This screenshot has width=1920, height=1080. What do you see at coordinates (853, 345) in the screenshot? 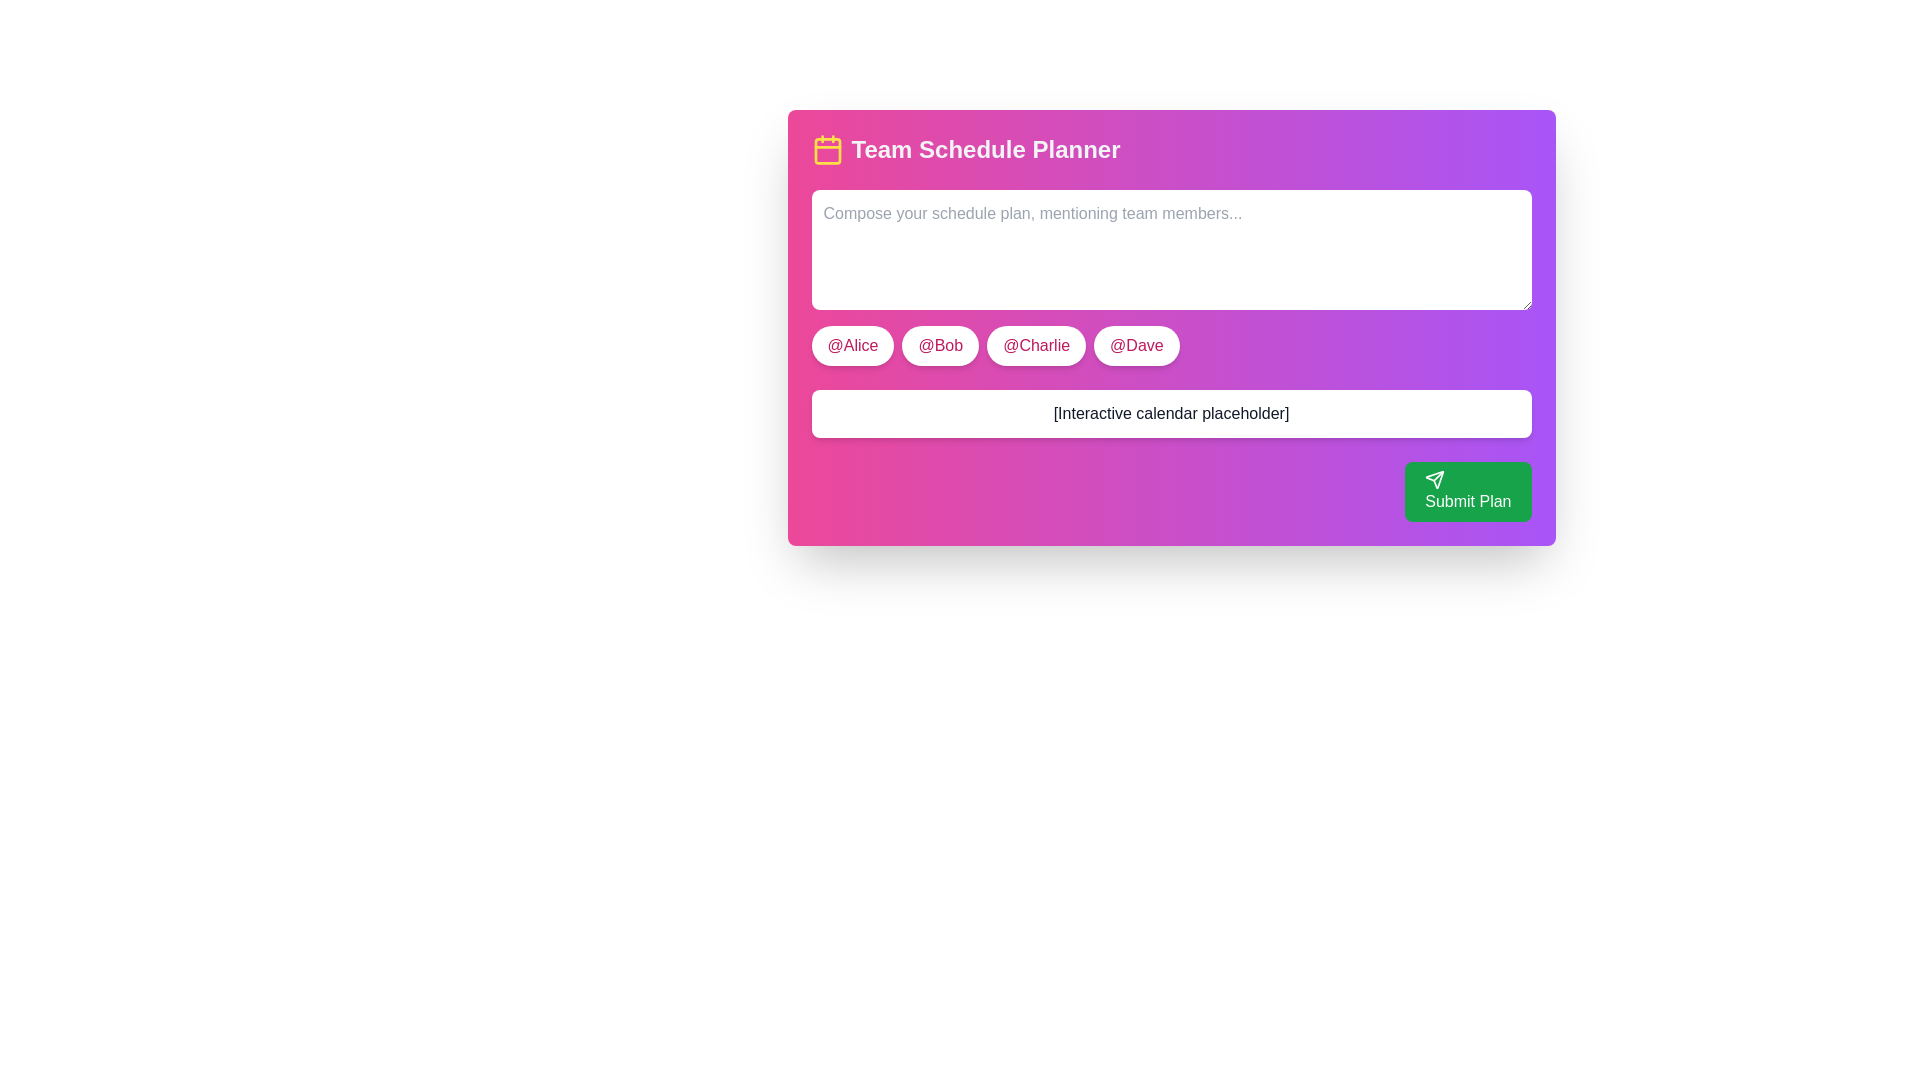
I see `the pill-shaped button with white background and pink text displaying '@Alice'` at bounding box center [853, 345].